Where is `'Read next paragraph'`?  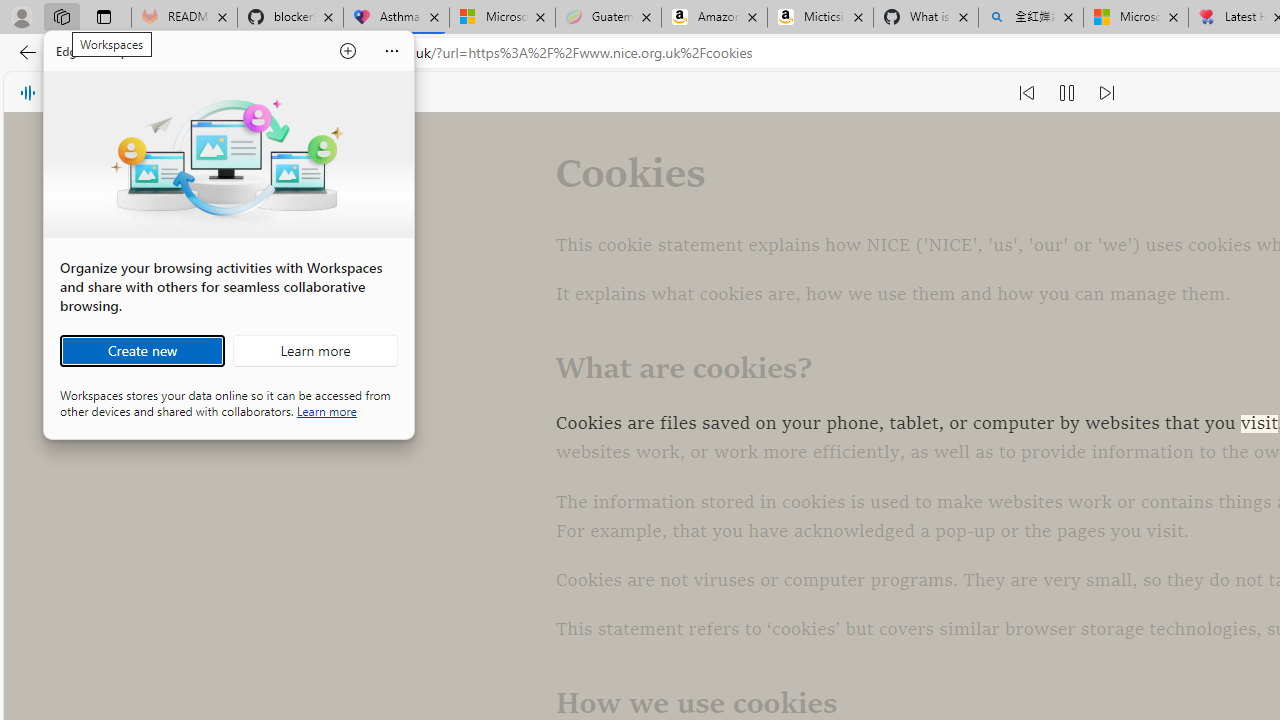 'Read next paragraph' is located at coordinates (1104, 92).